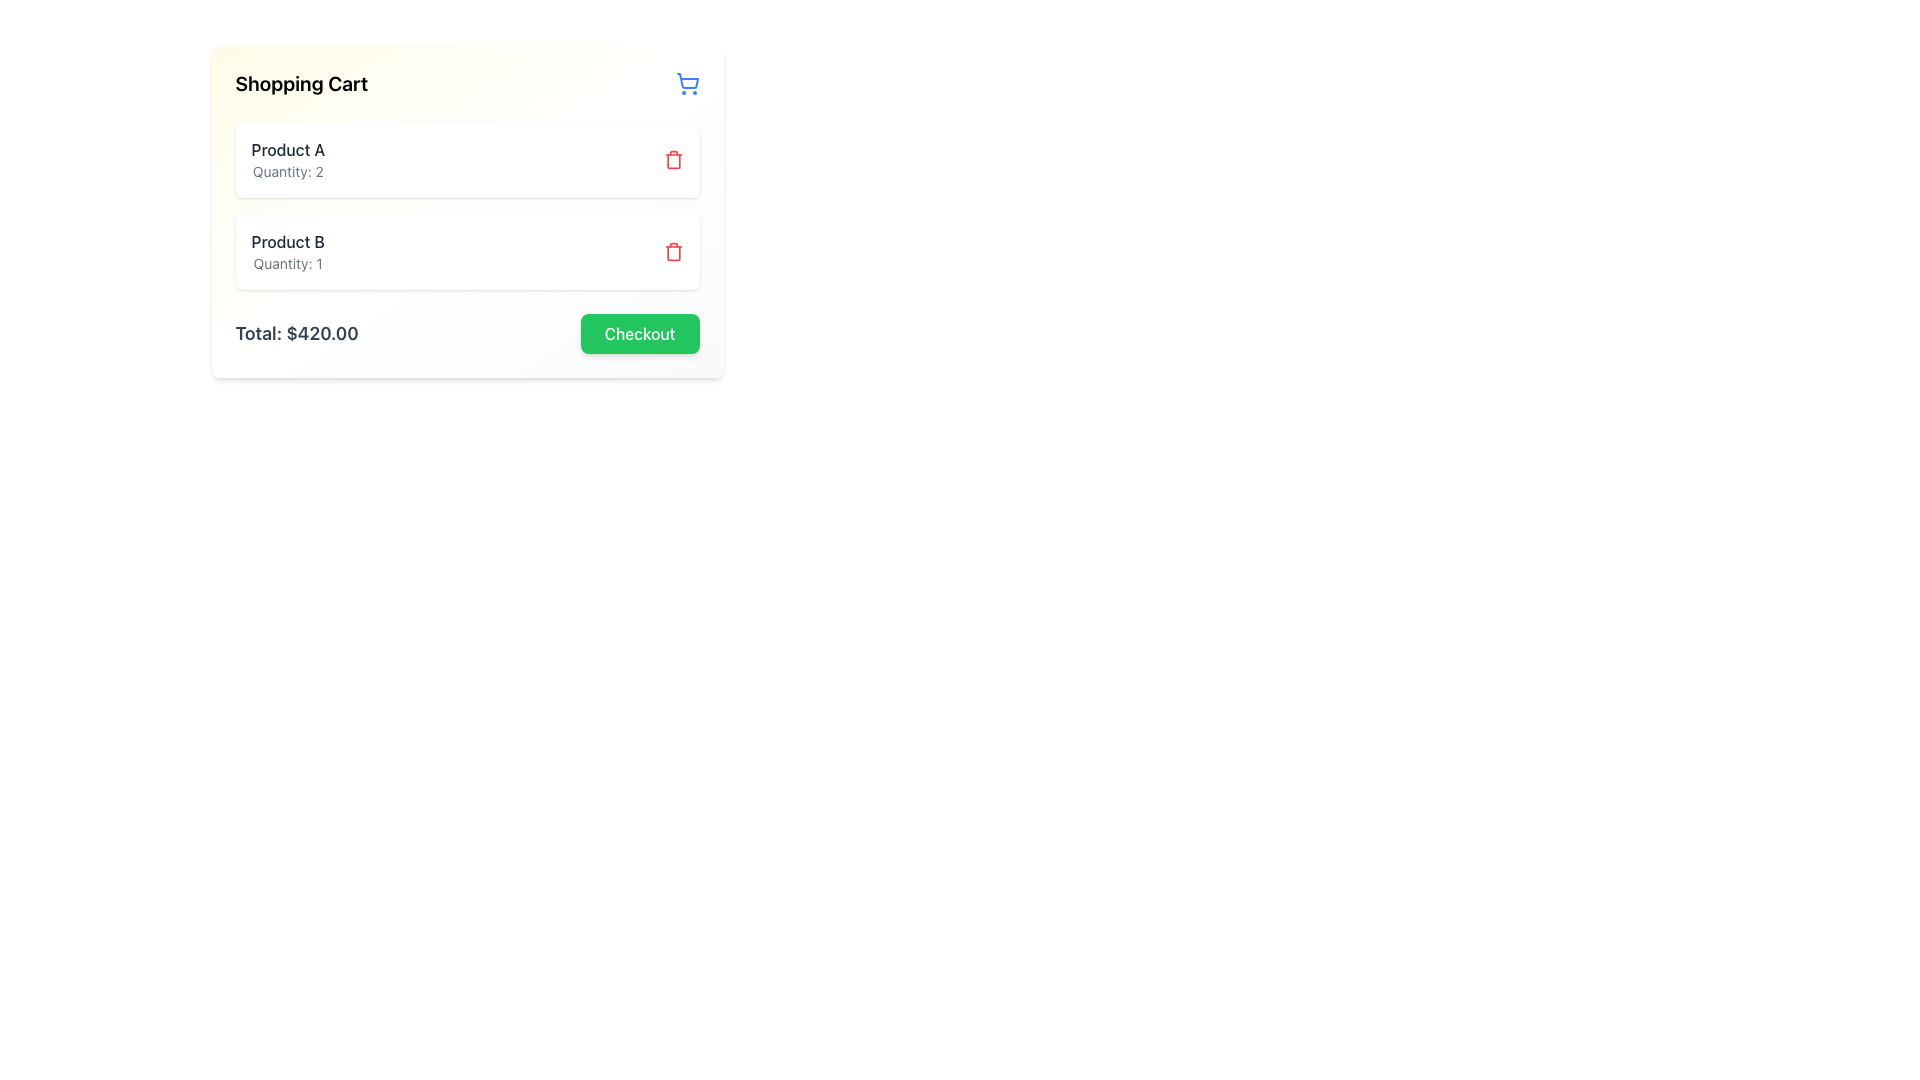 This screenshot has height=1080, width=1920. What do you see at coordinates (687, 83) in the screenshot?
I see `the blue outlined shopping cart icon located to the right of the 'Shopping Cart' title` at bounding box center [687, 83].